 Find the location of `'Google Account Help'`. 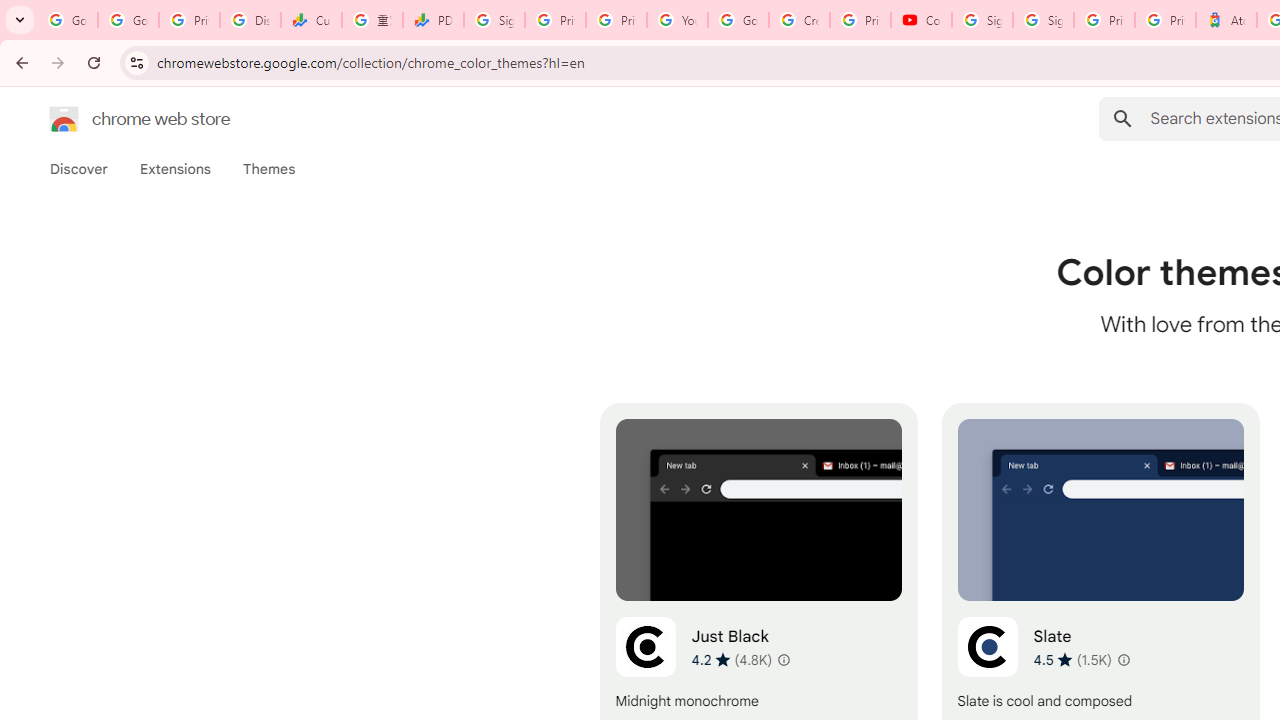

'Google Account Help' is located at coordinates (737, 20).